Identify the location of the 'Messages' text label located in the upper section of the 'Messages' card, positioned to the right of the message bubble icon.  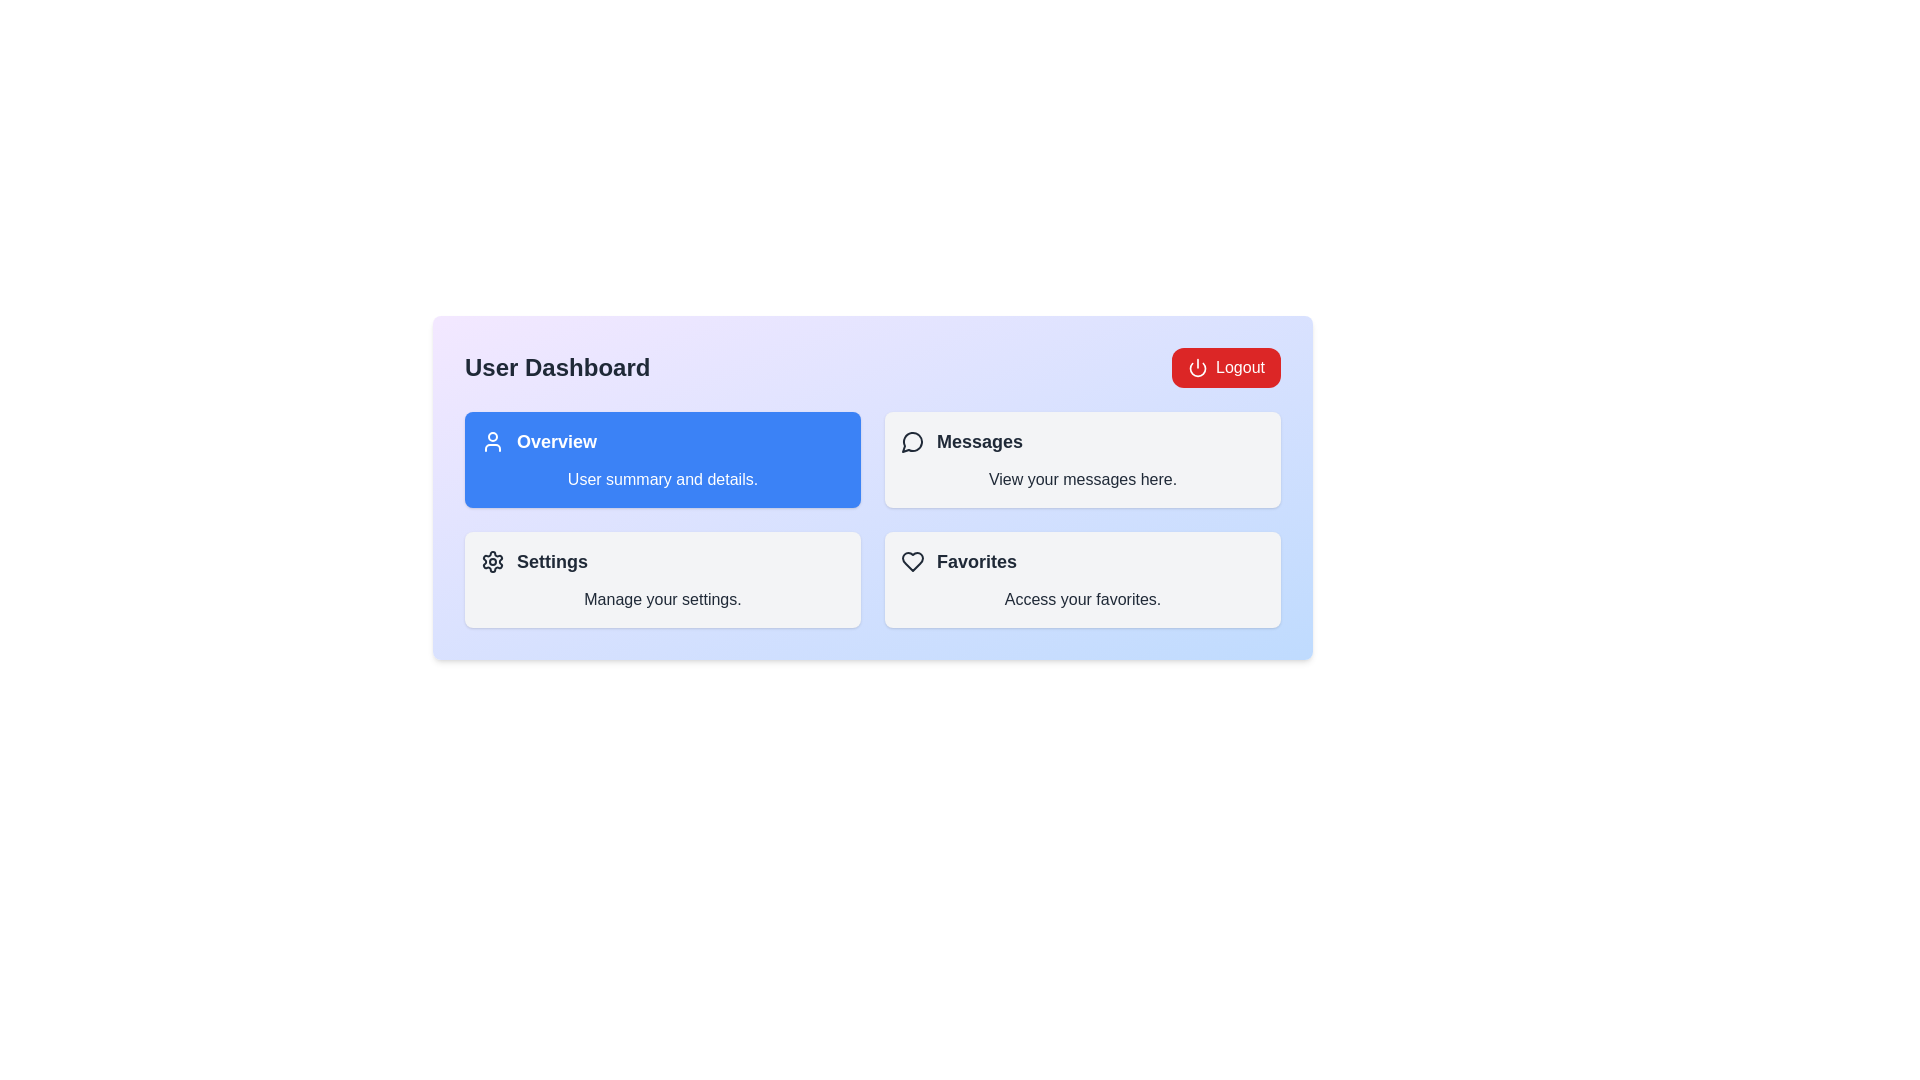
(979, 441).